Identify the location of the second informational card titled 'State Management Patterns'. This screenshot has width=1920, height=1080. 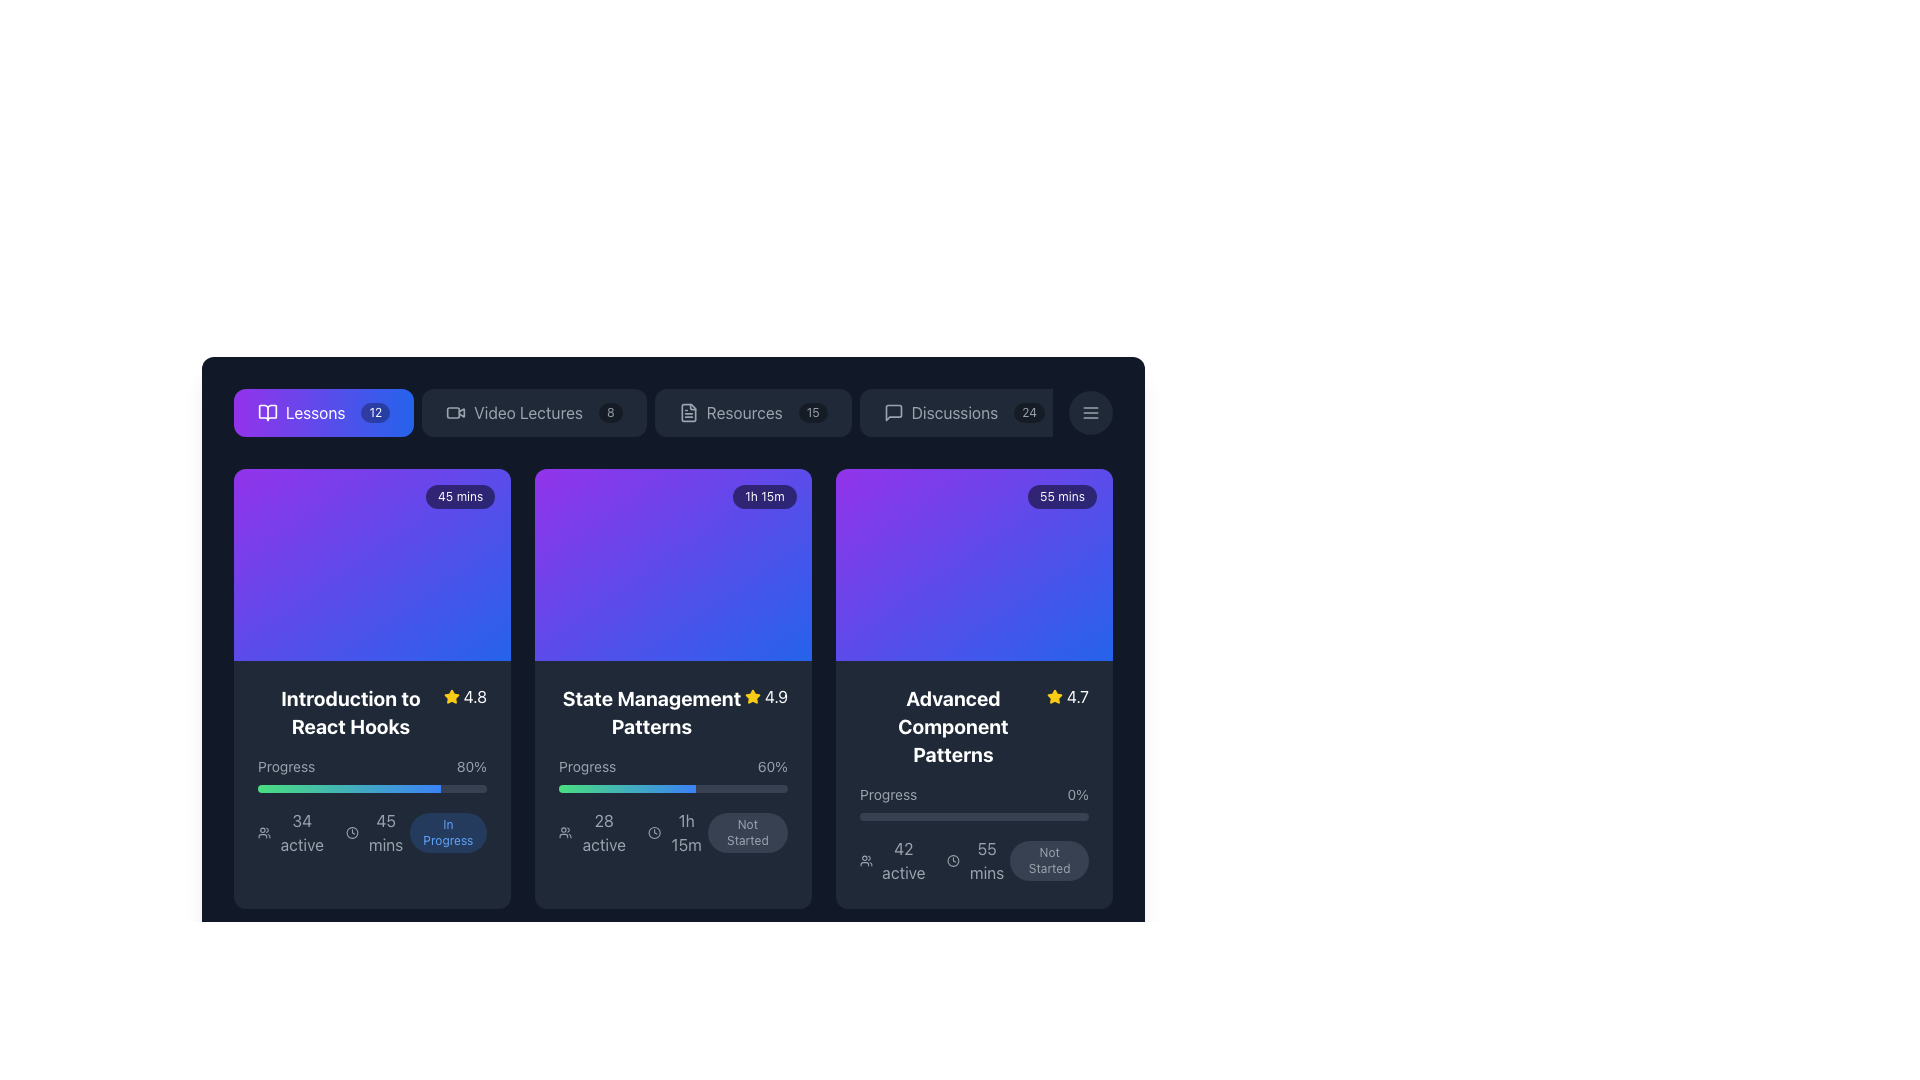
(673, 770).